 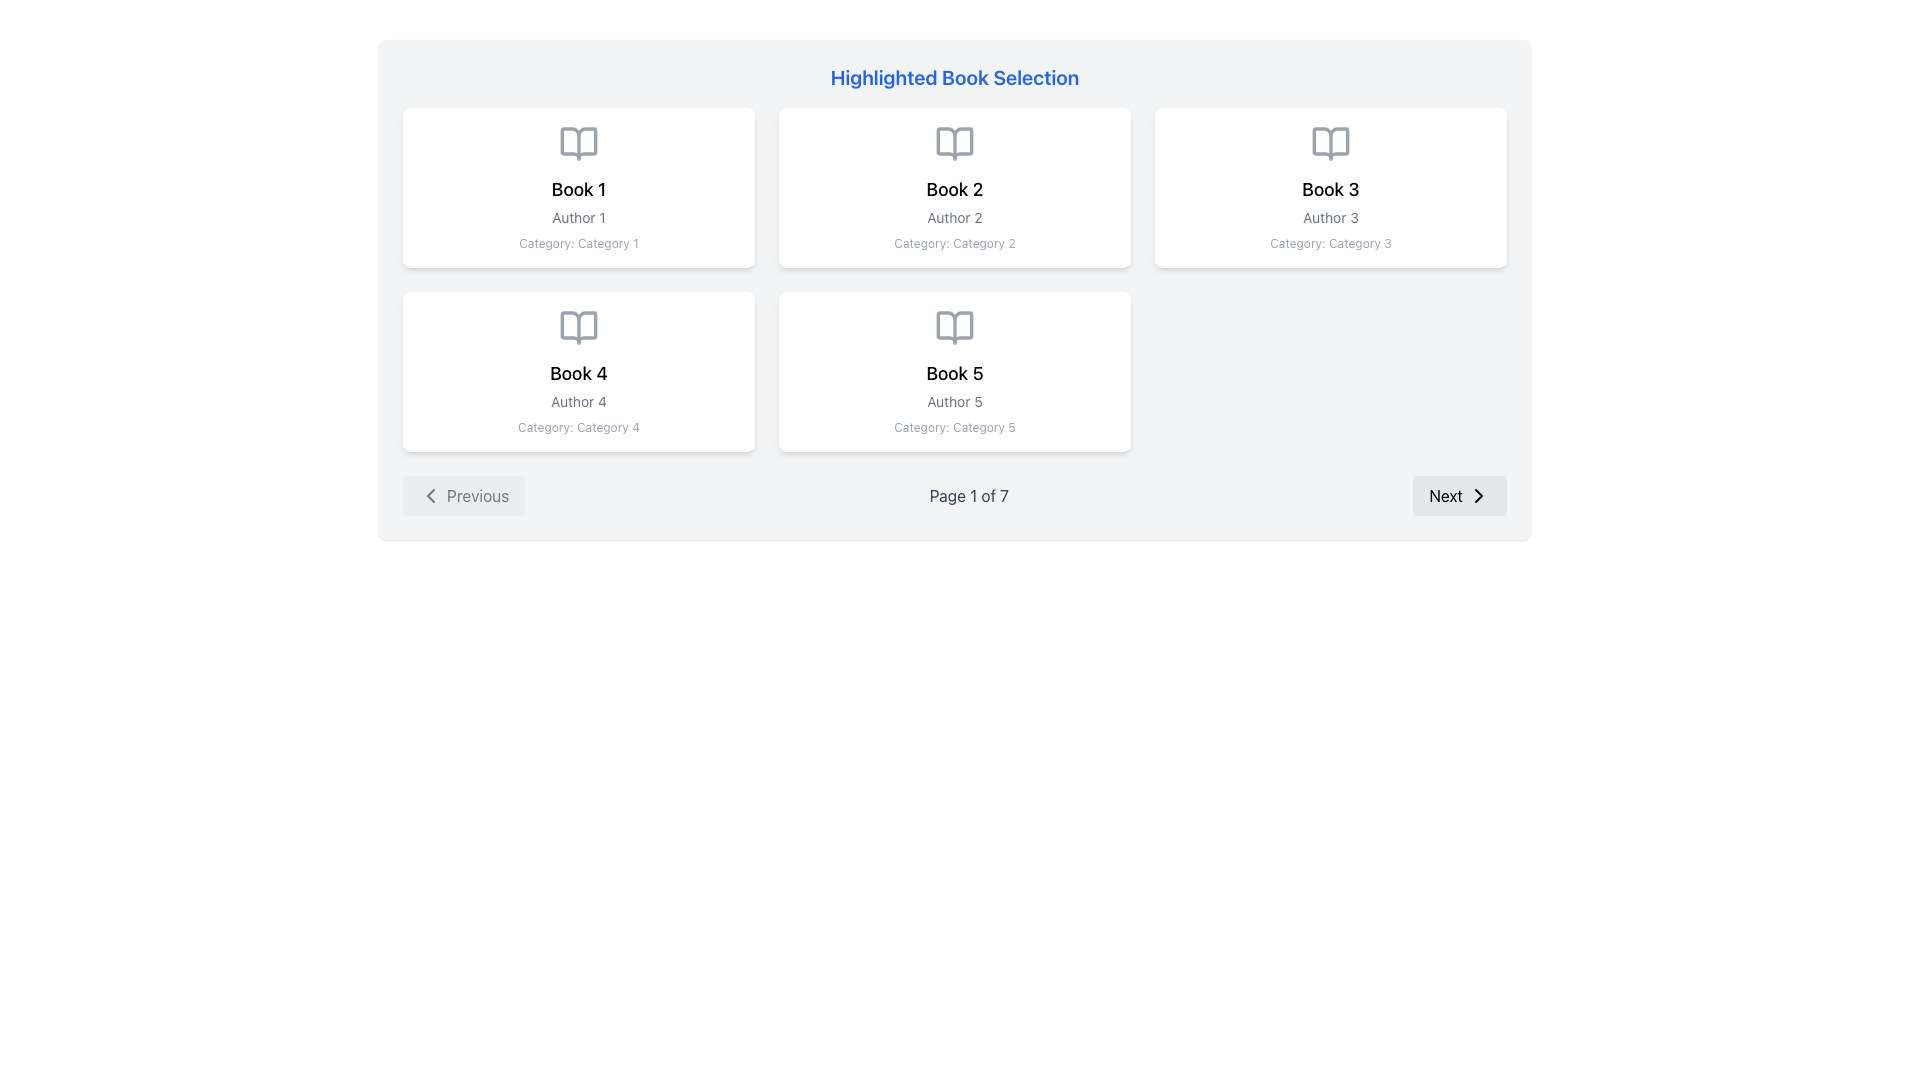 I want to click on the decorative icon representing 'Book 2', which is located at the top center of the card displaying the title text 'Book 2', so click(x=954, y=142).